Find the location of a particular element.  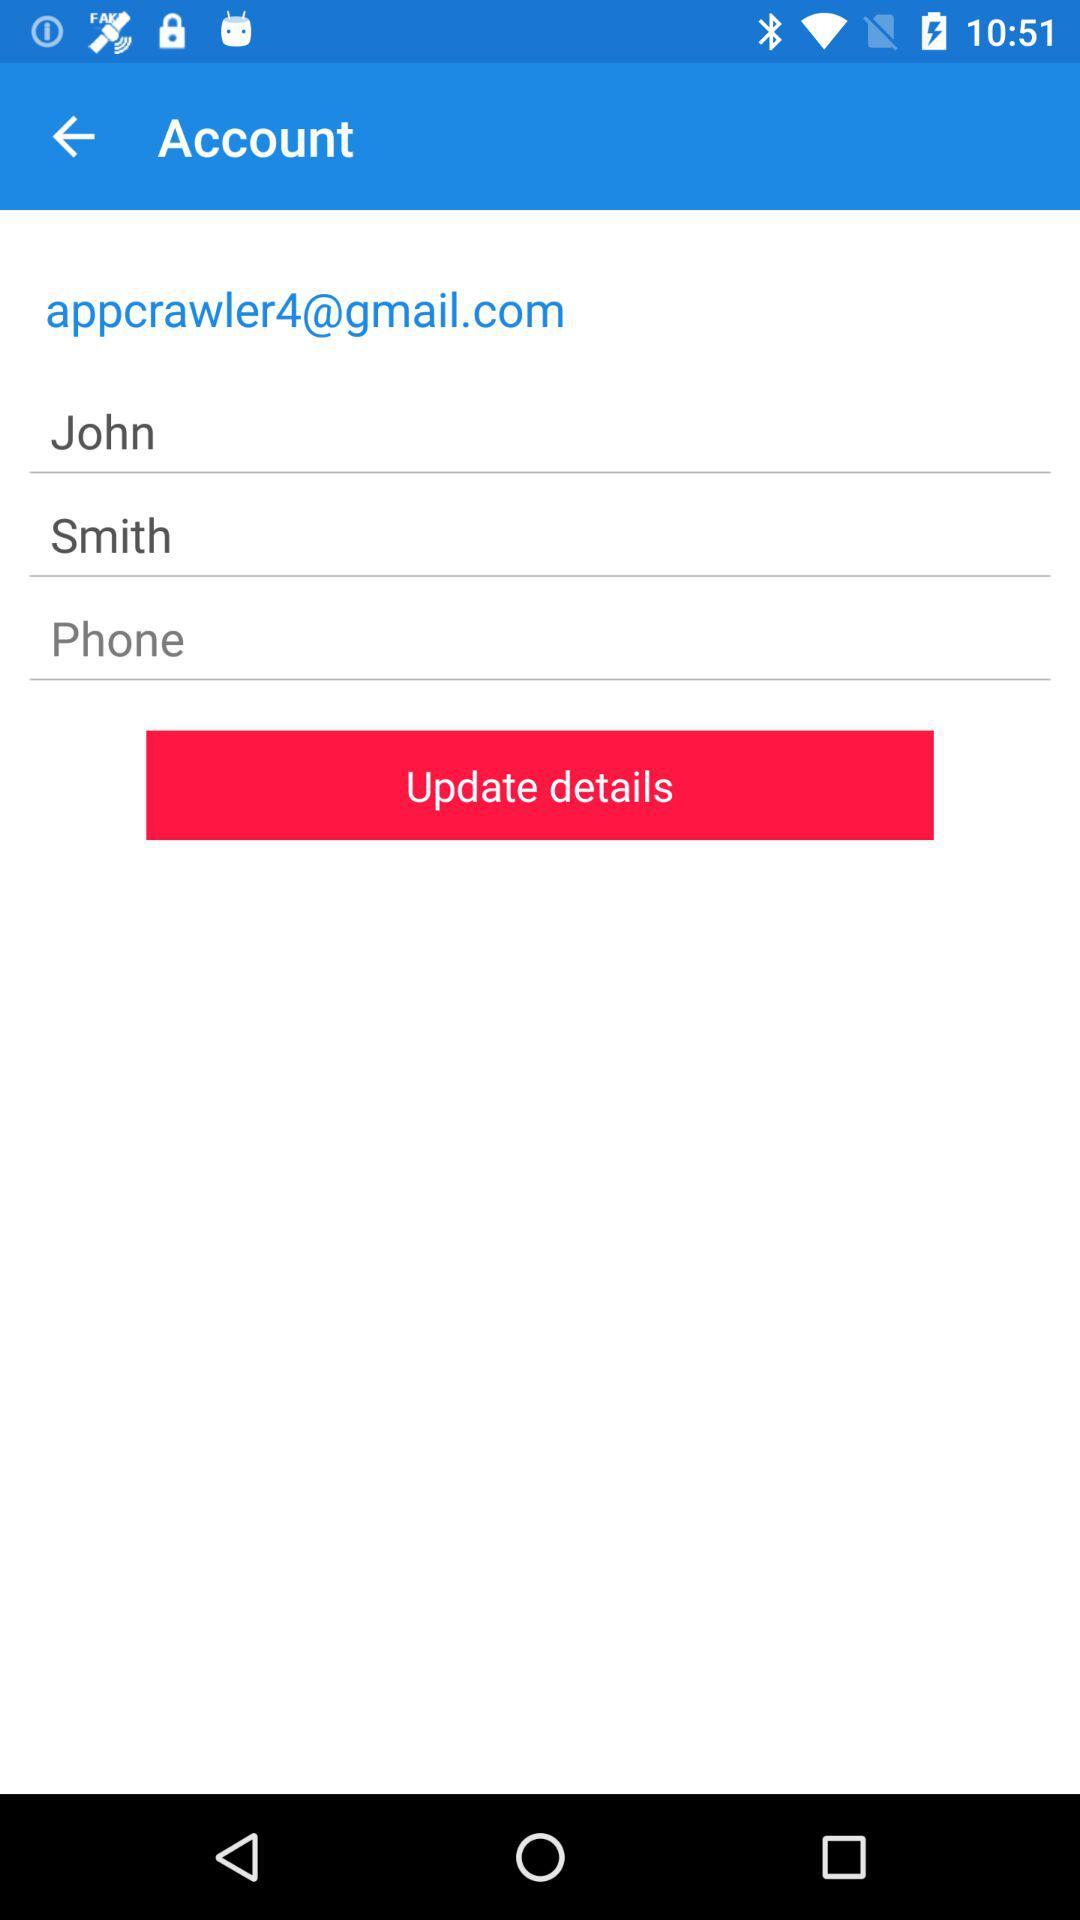

john icon is located at coordinates (540, 431).